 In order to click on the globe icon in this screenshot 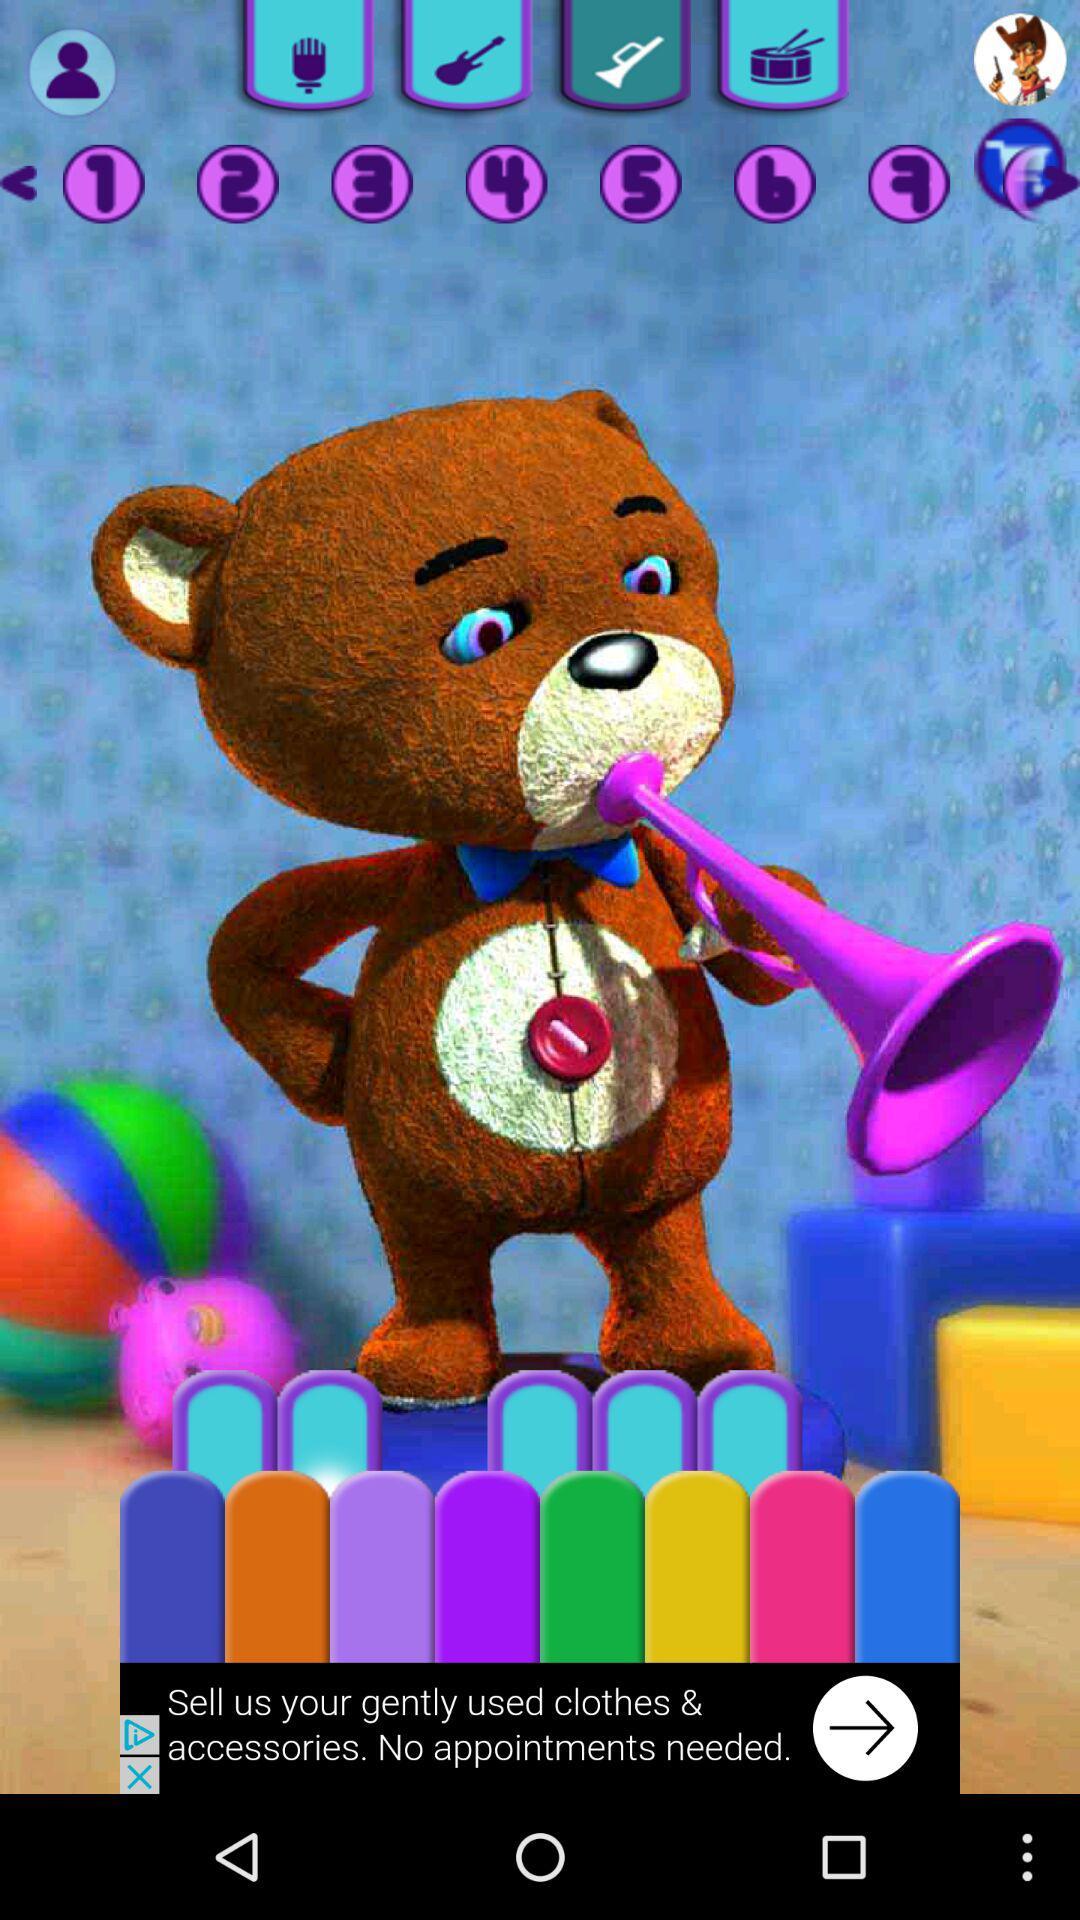, I will do `click(909, 196)`.